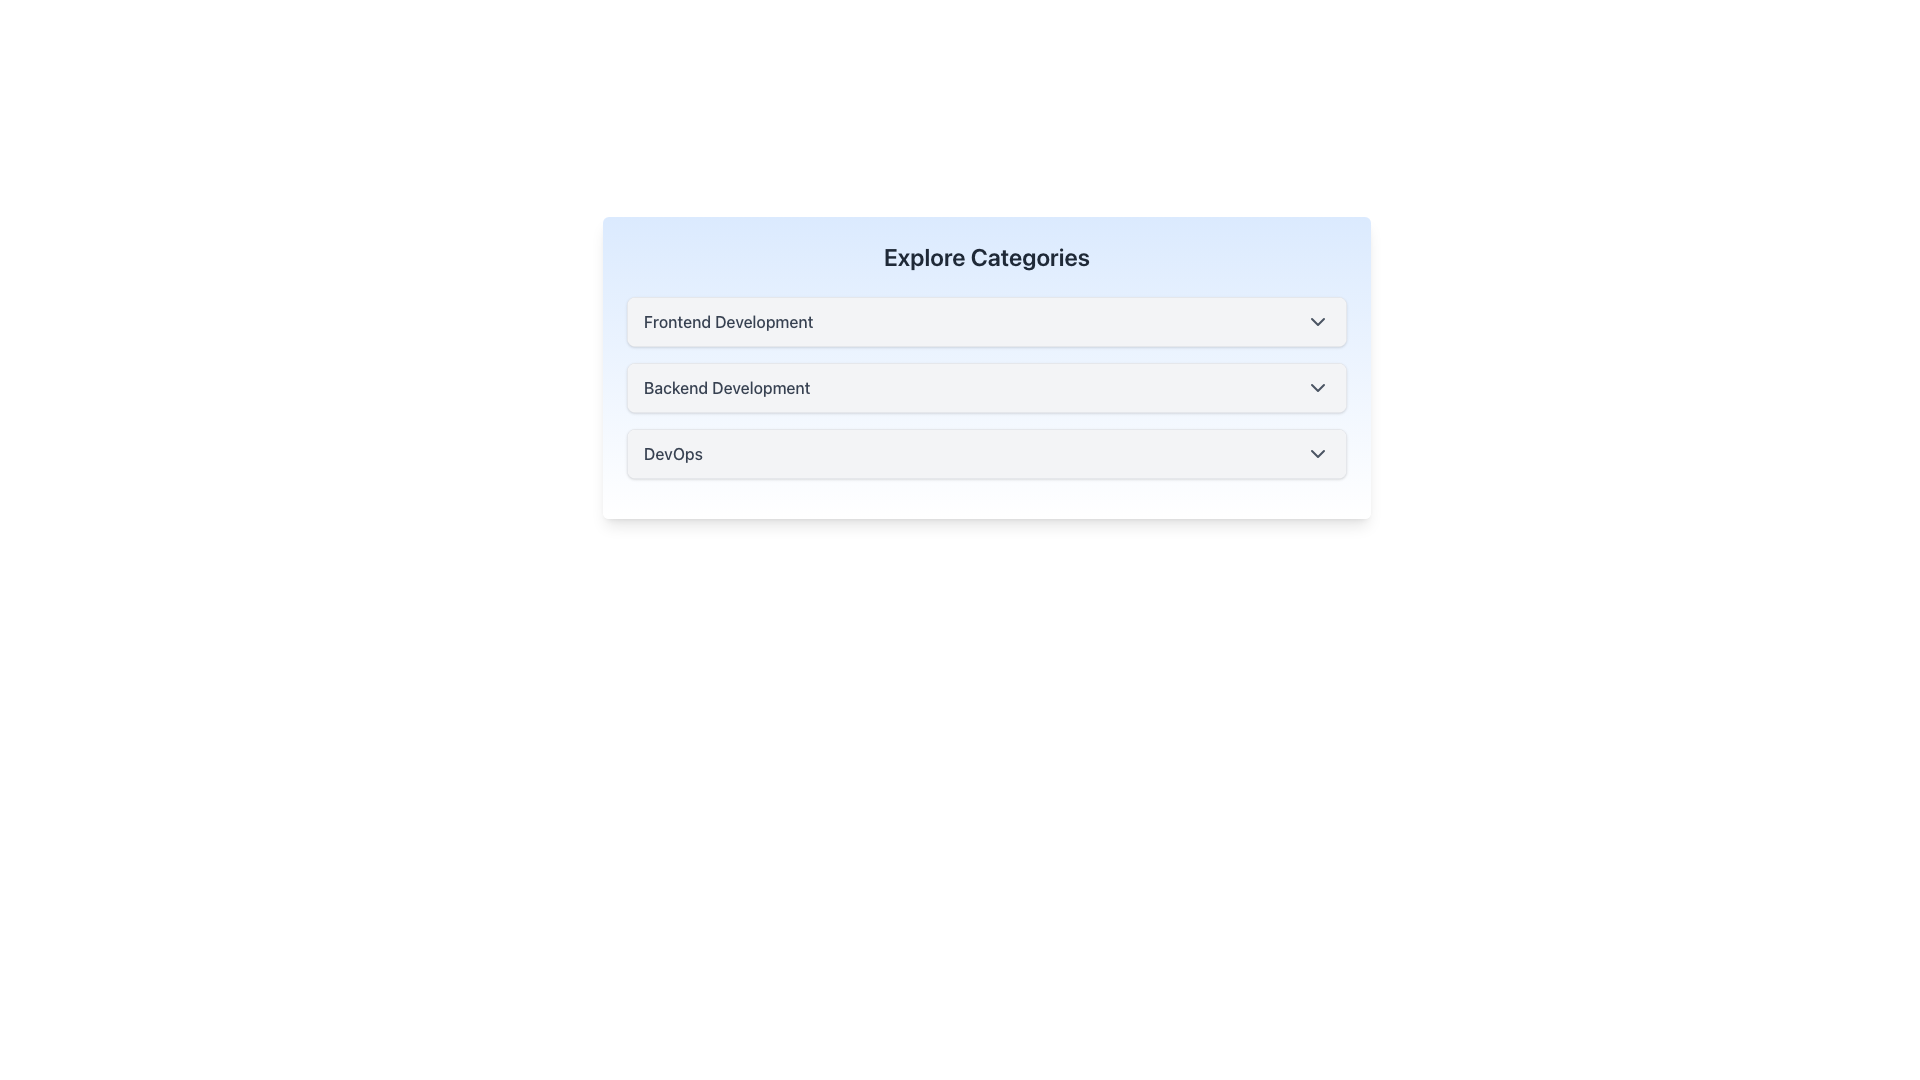 This screenshot has height=1080, width=1920. What do you see at coordinates (987, 388) in the screenshot?
I see `the 'Backend Development' button, which is the second item in the vertically stacked list under 'Explore Categories'` at bounding box center [987, 388].